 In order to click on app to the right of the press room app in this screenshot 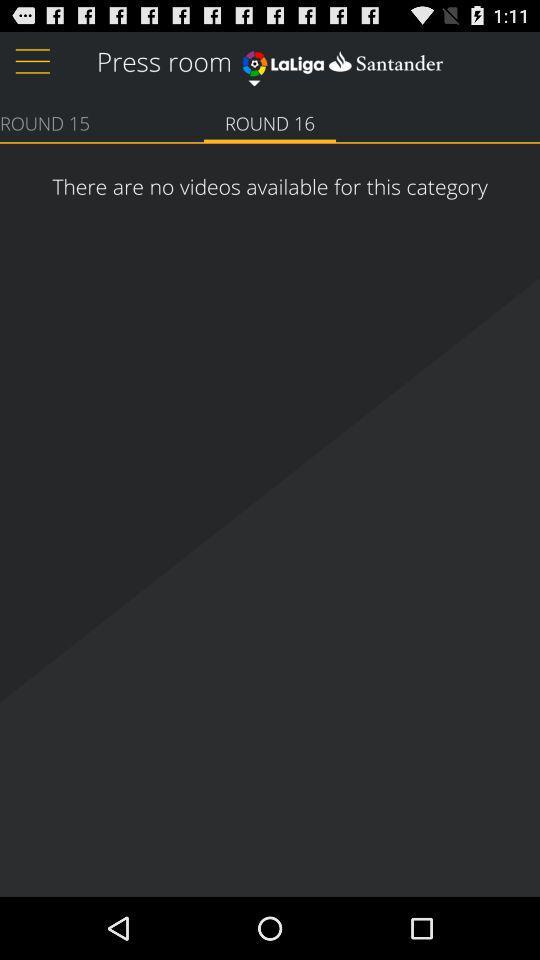, I will do `click(341, 58)`.